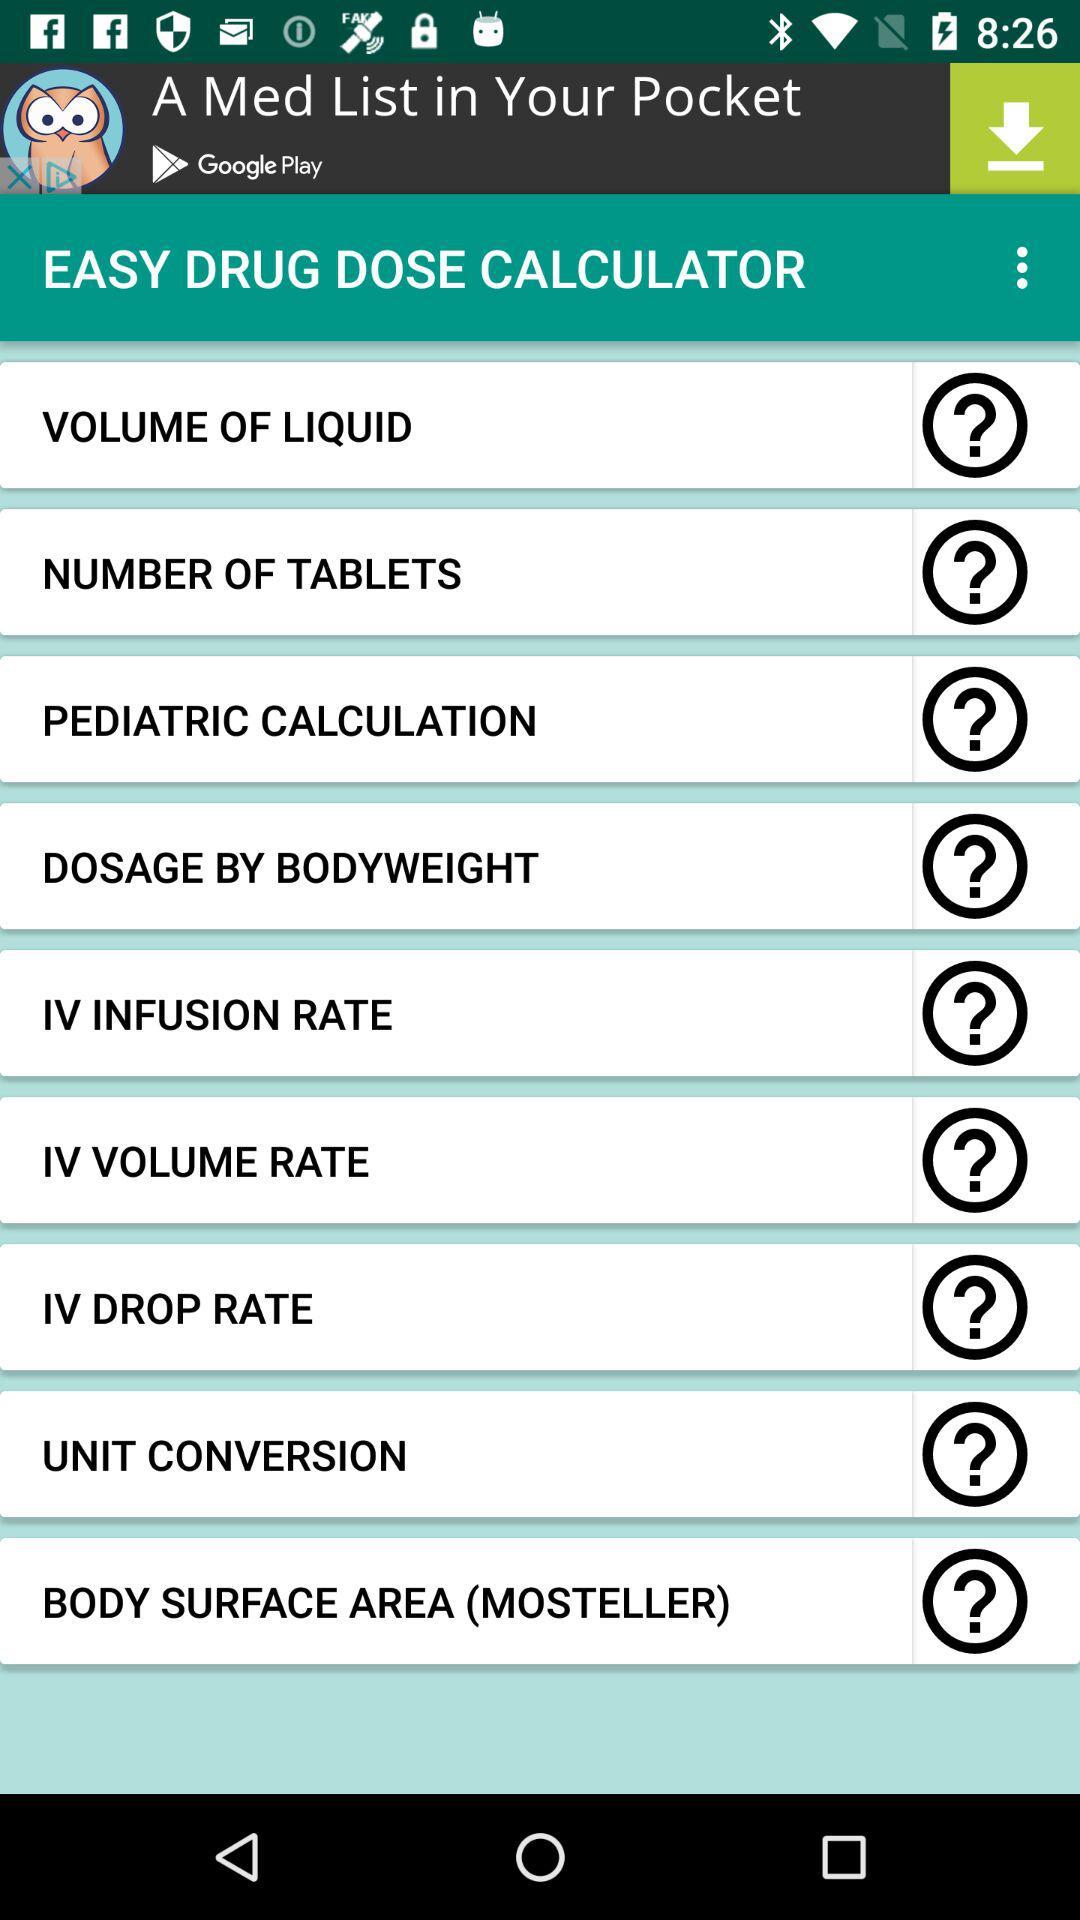  I want to click on help button, so click(974, 1454).